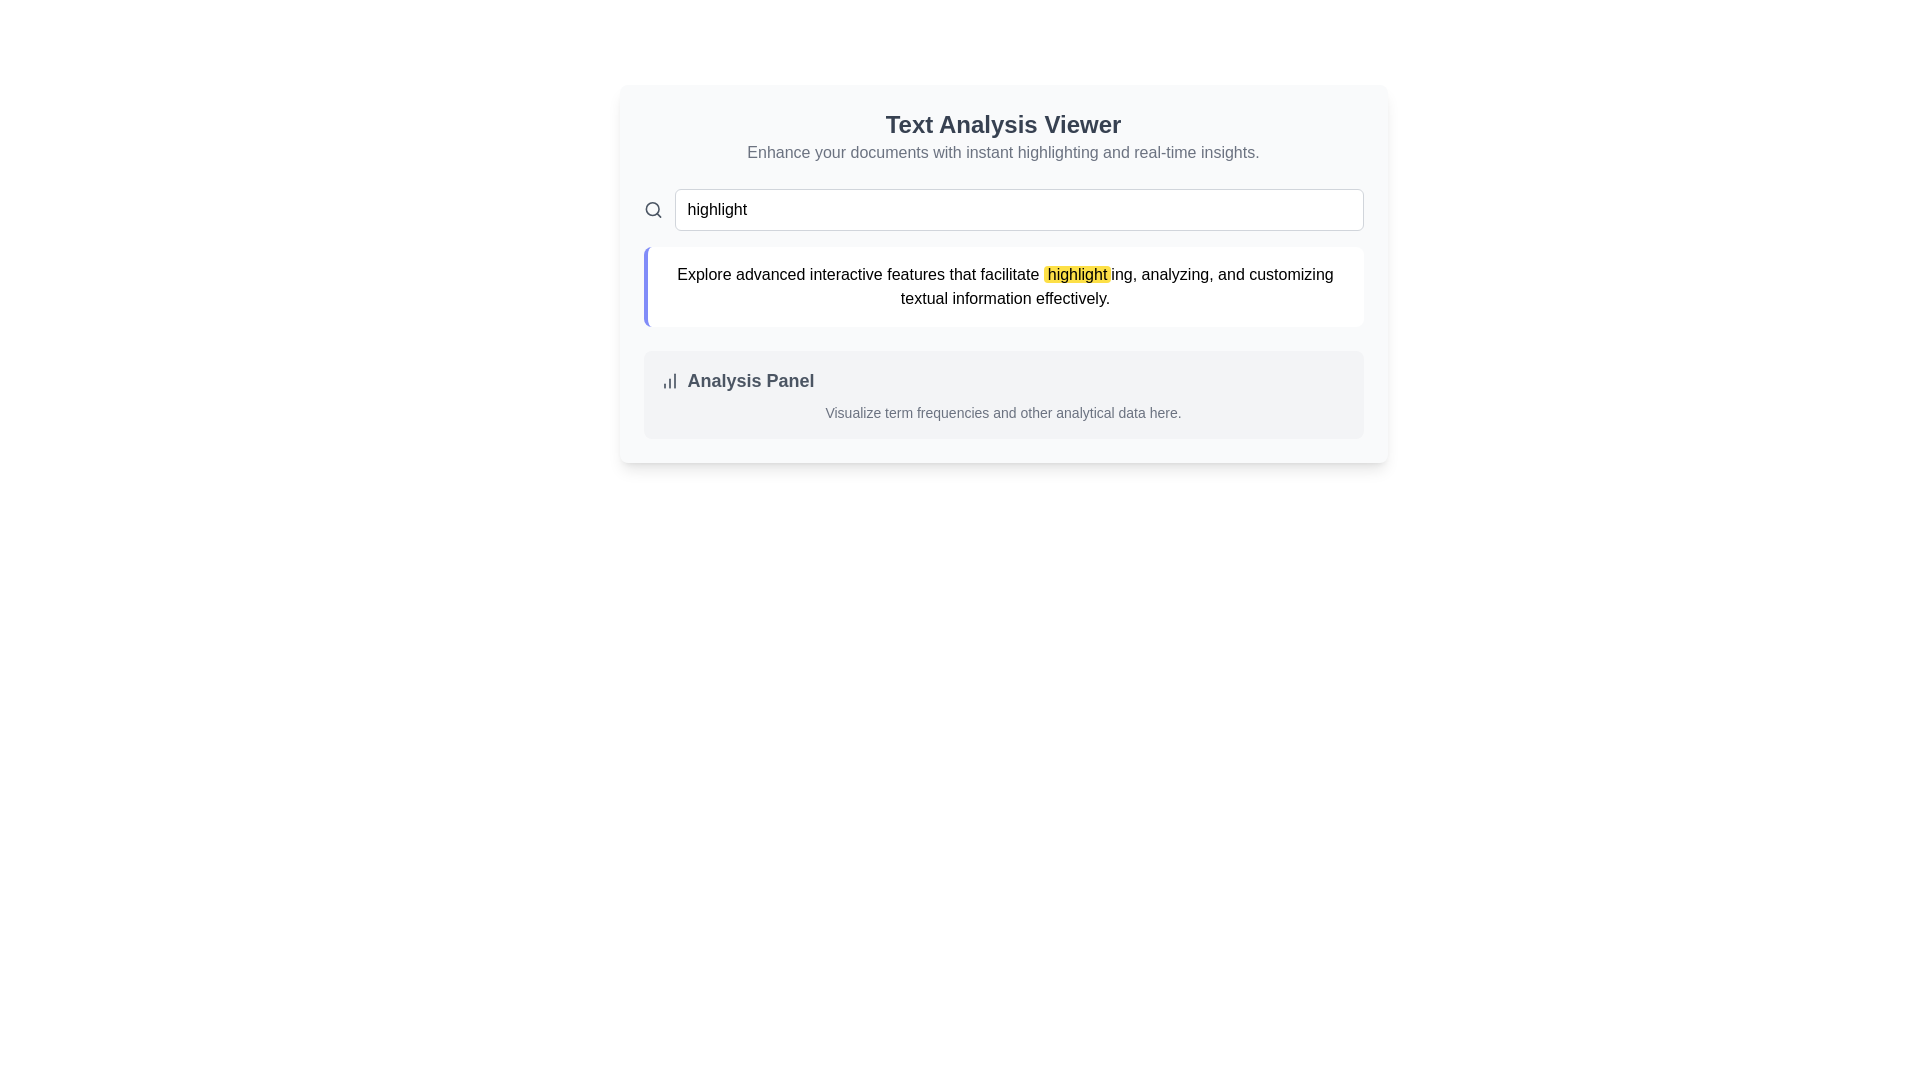 The image size is (1920, 1080). I want to click on the circular search icon component located at the upper center of the layout, characterized by a gray outline within the search bar, so click(652, 209).